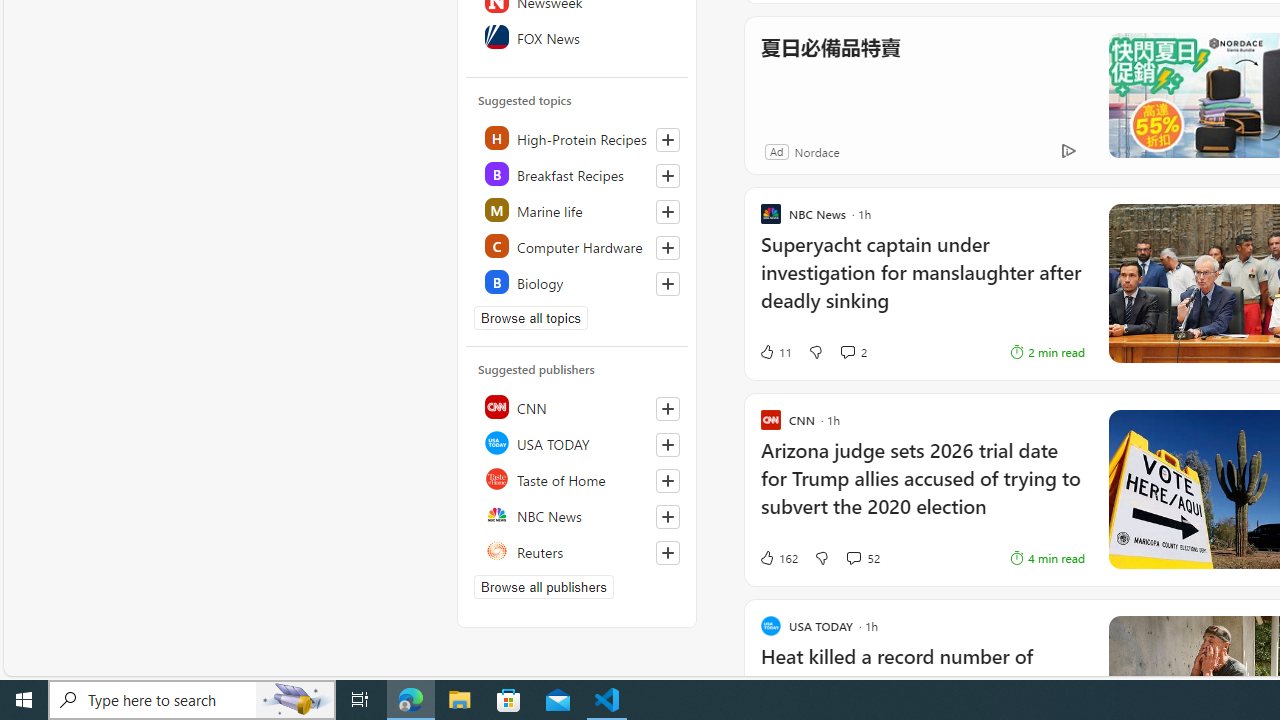 The height and width of the screenshot is (720, 1280). What do you see at coordinates (531, 316) in the screenshot?
I see `'Browse all topics'` at bounding box center [531, 316].